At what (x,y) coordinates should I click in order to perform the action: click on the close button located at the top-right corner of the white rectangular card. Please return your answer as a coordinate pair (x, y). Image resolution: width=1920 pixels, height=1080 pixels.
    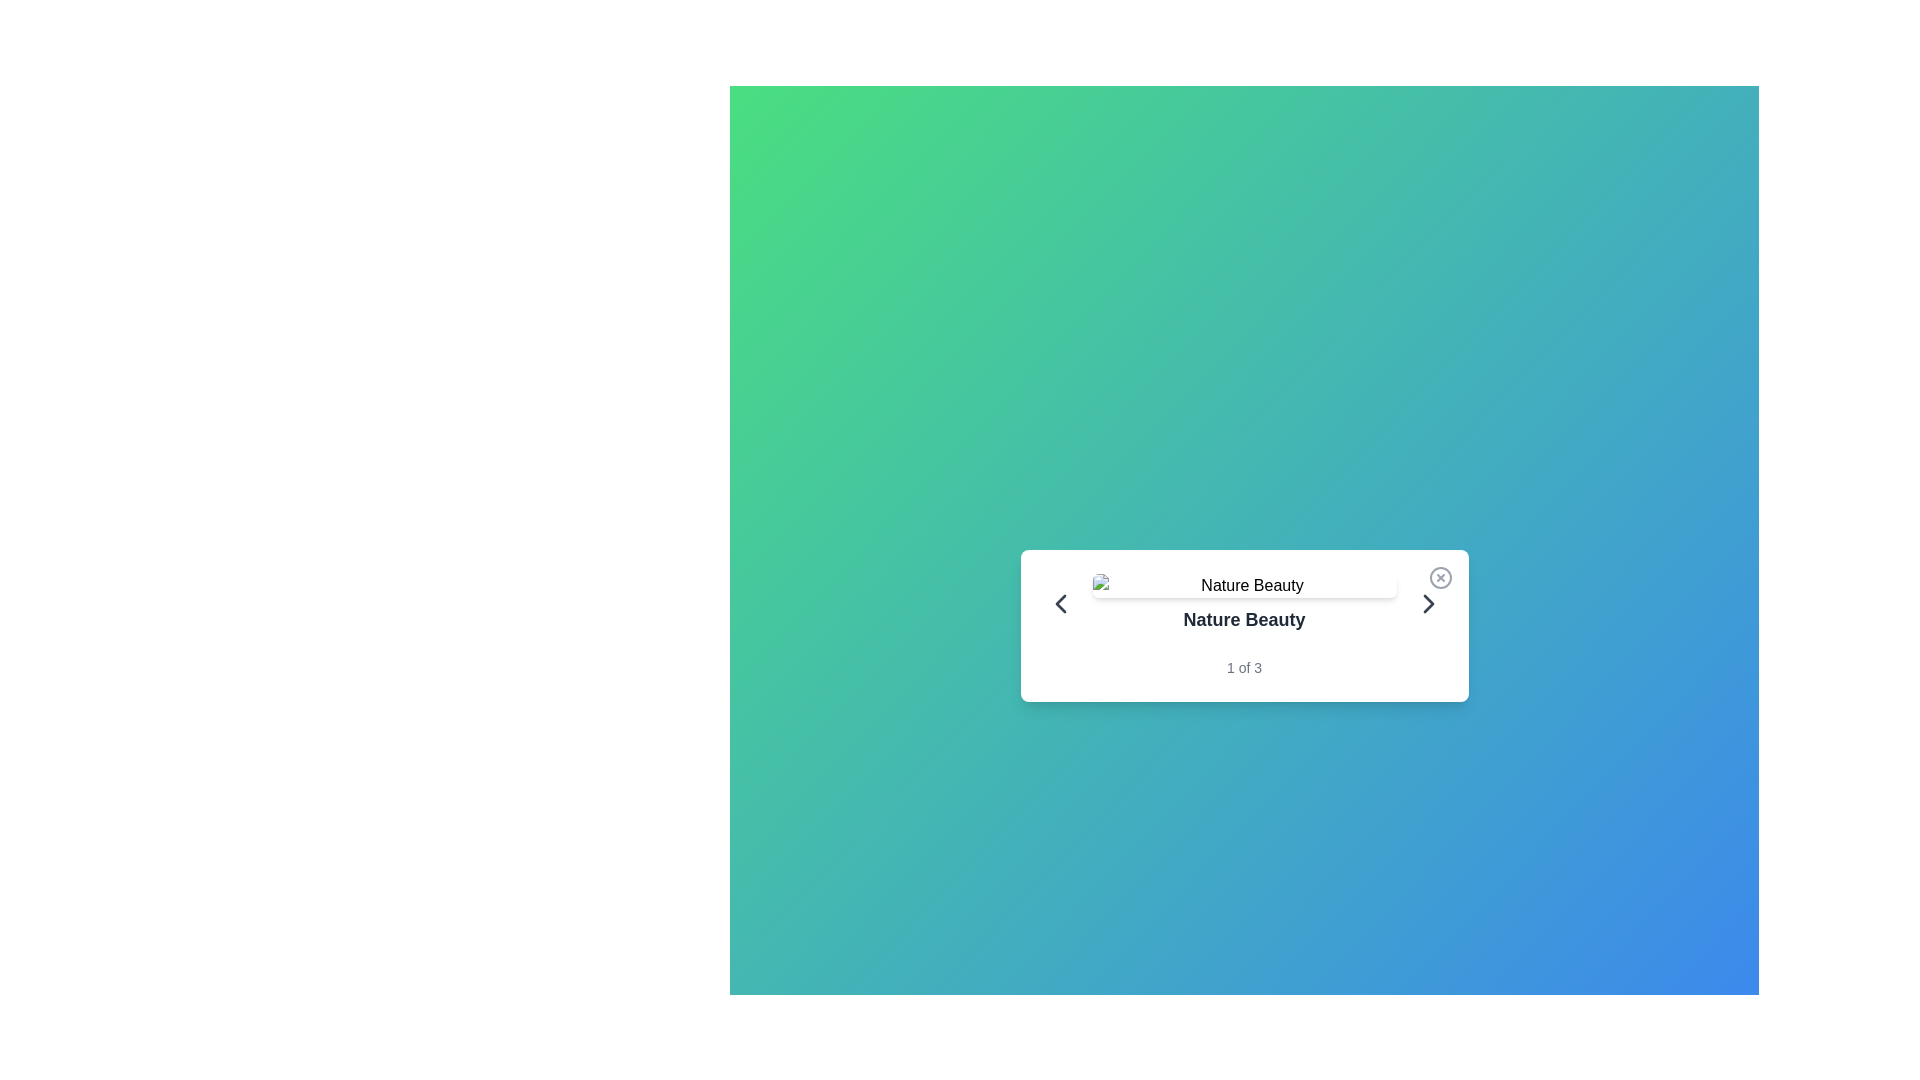
    Looking at the image, I should click on (1440, 578).